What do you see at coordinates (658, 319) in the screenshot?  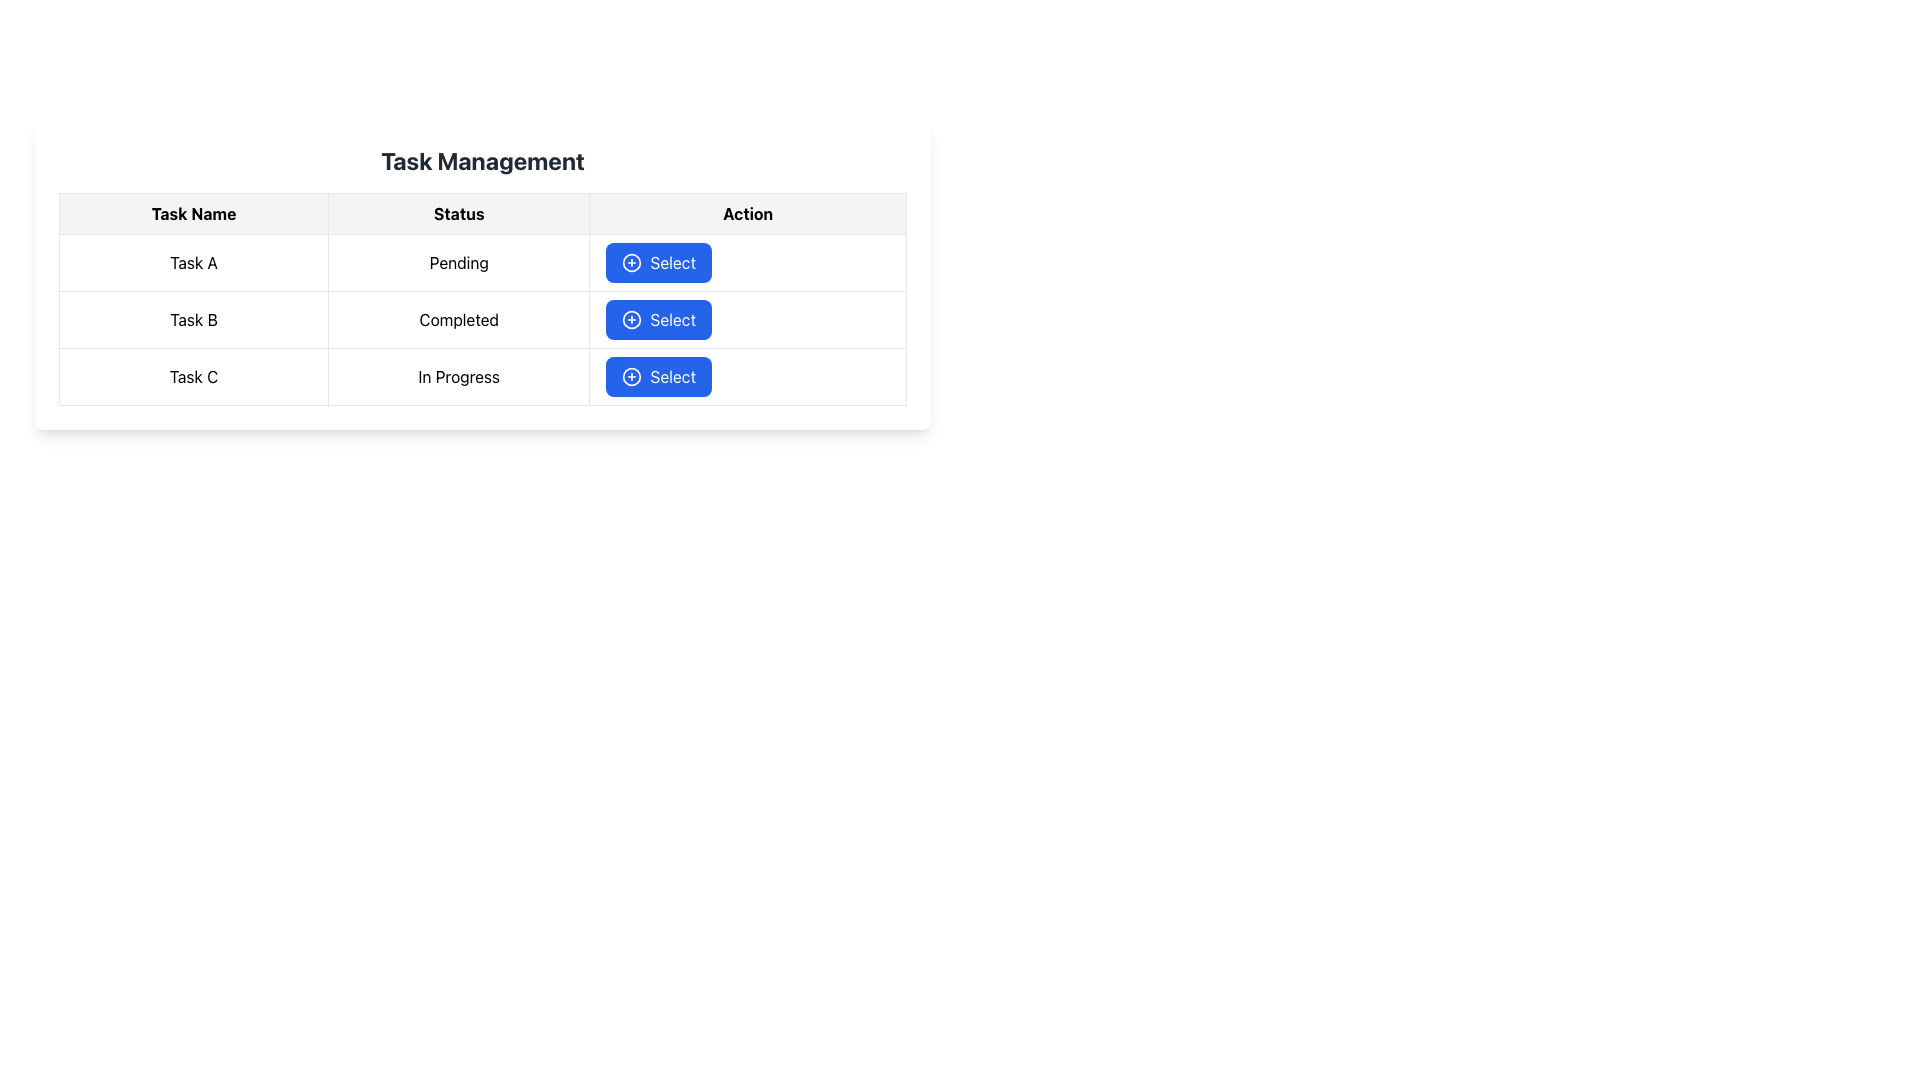 I see `the middle button in the 'Action' column of the second row under the 'Task Management' section` at bounding box center [658, 319].